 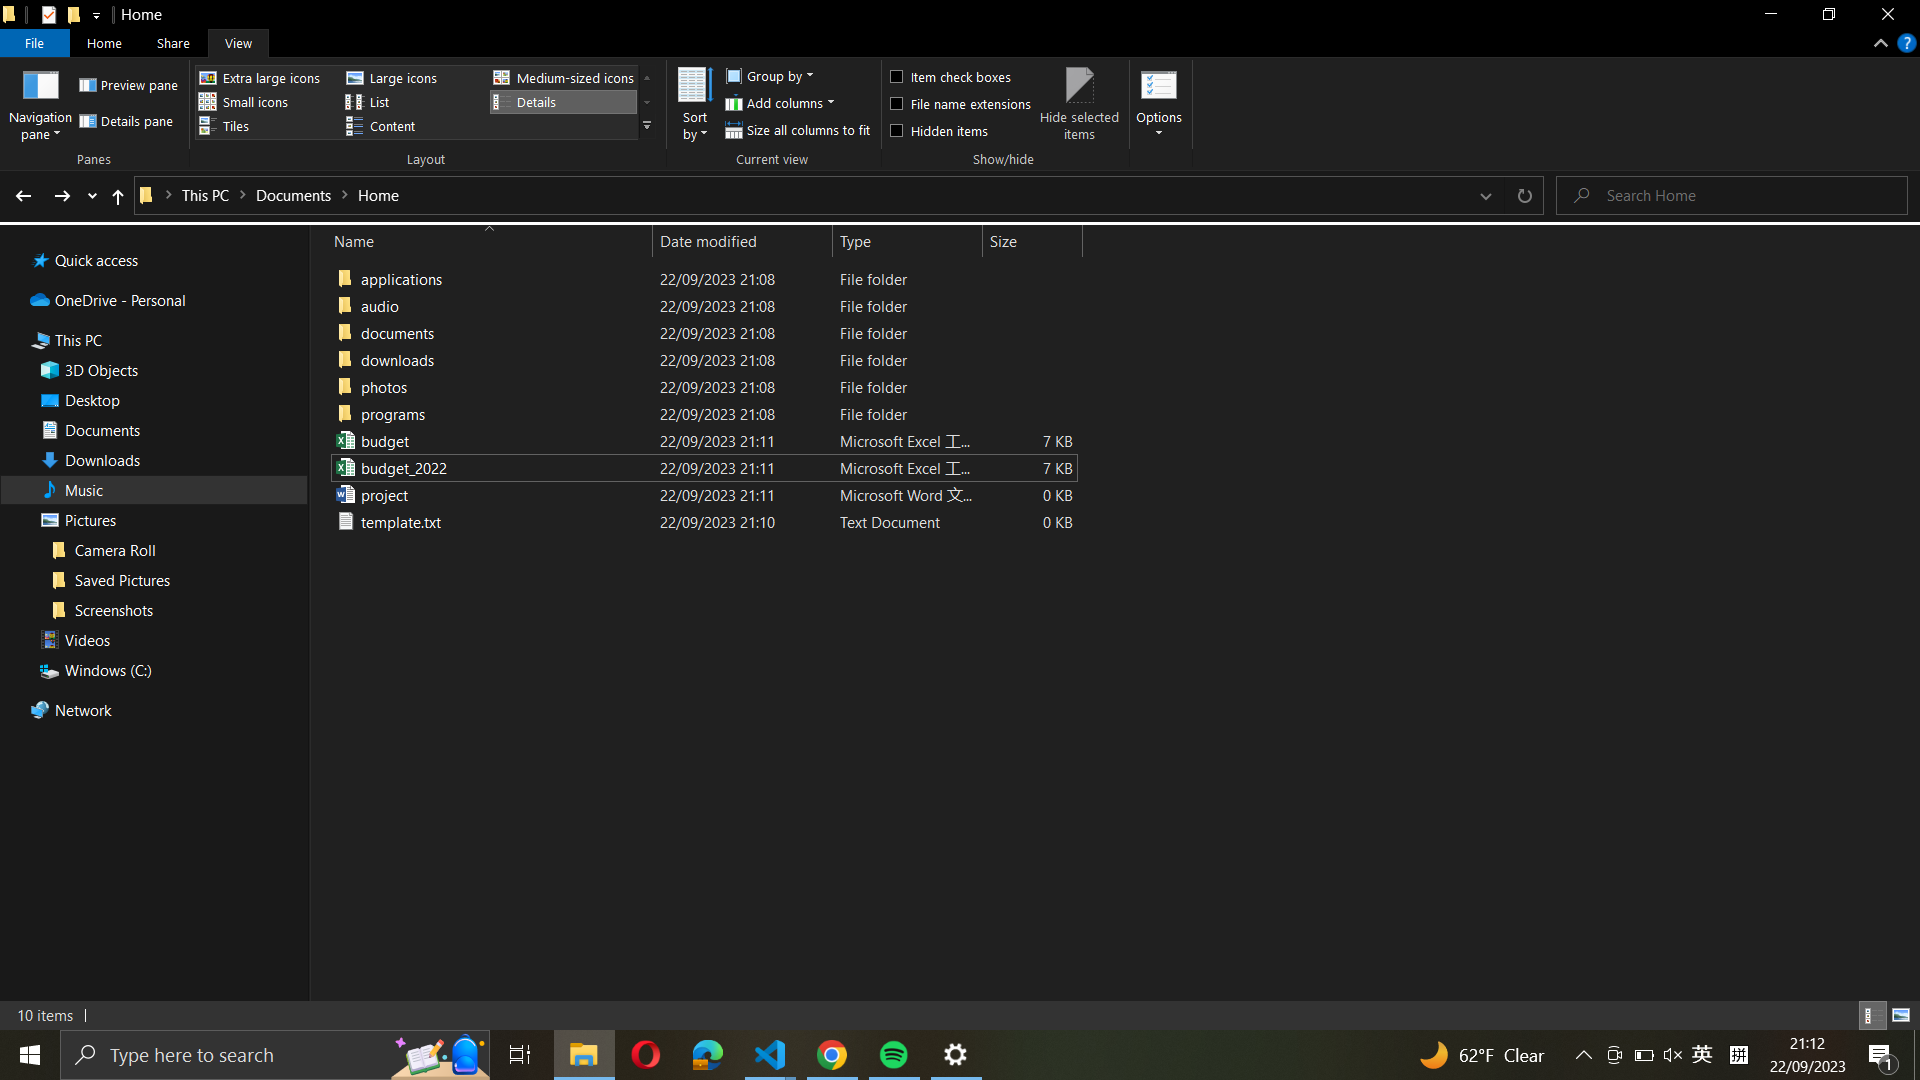 What do you see at coordinates (583, 1052) in the screenshot?
I see `Minimize the window using icon` at bounding box center [583, 1052].